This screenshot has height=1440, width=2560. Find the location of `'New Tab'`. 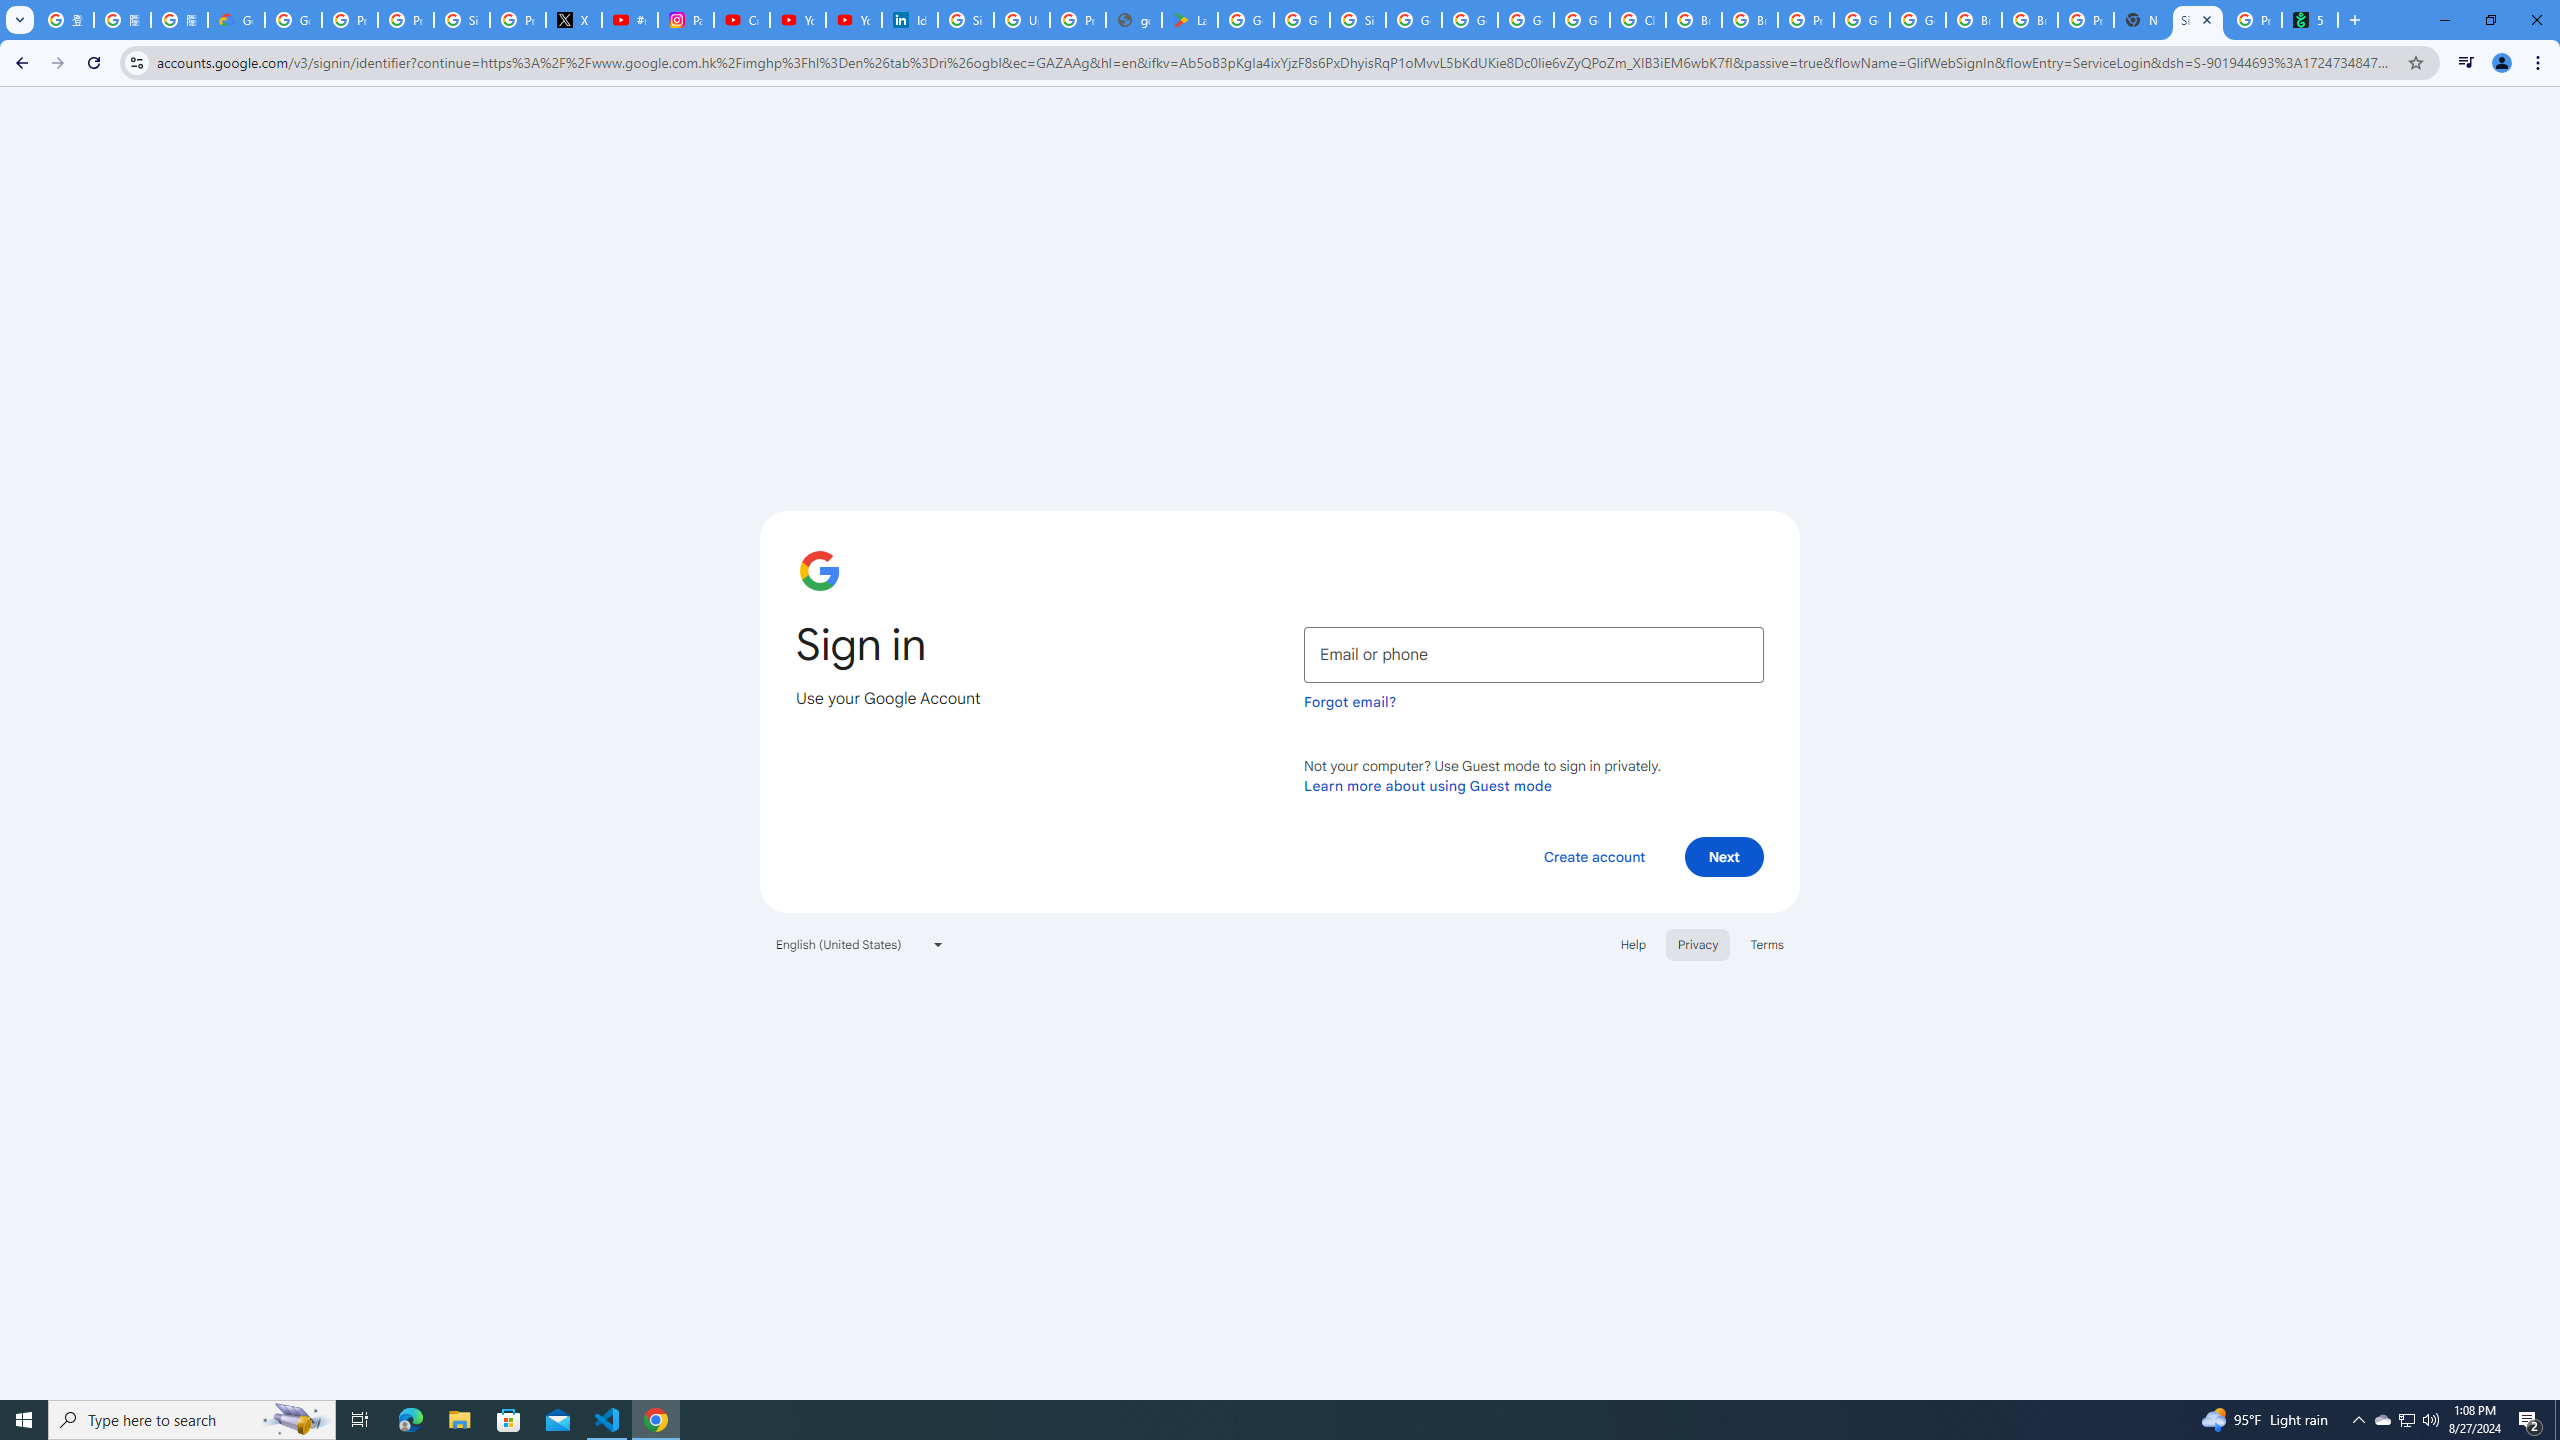

'New Tab' is located at coordinates (2140, 19).